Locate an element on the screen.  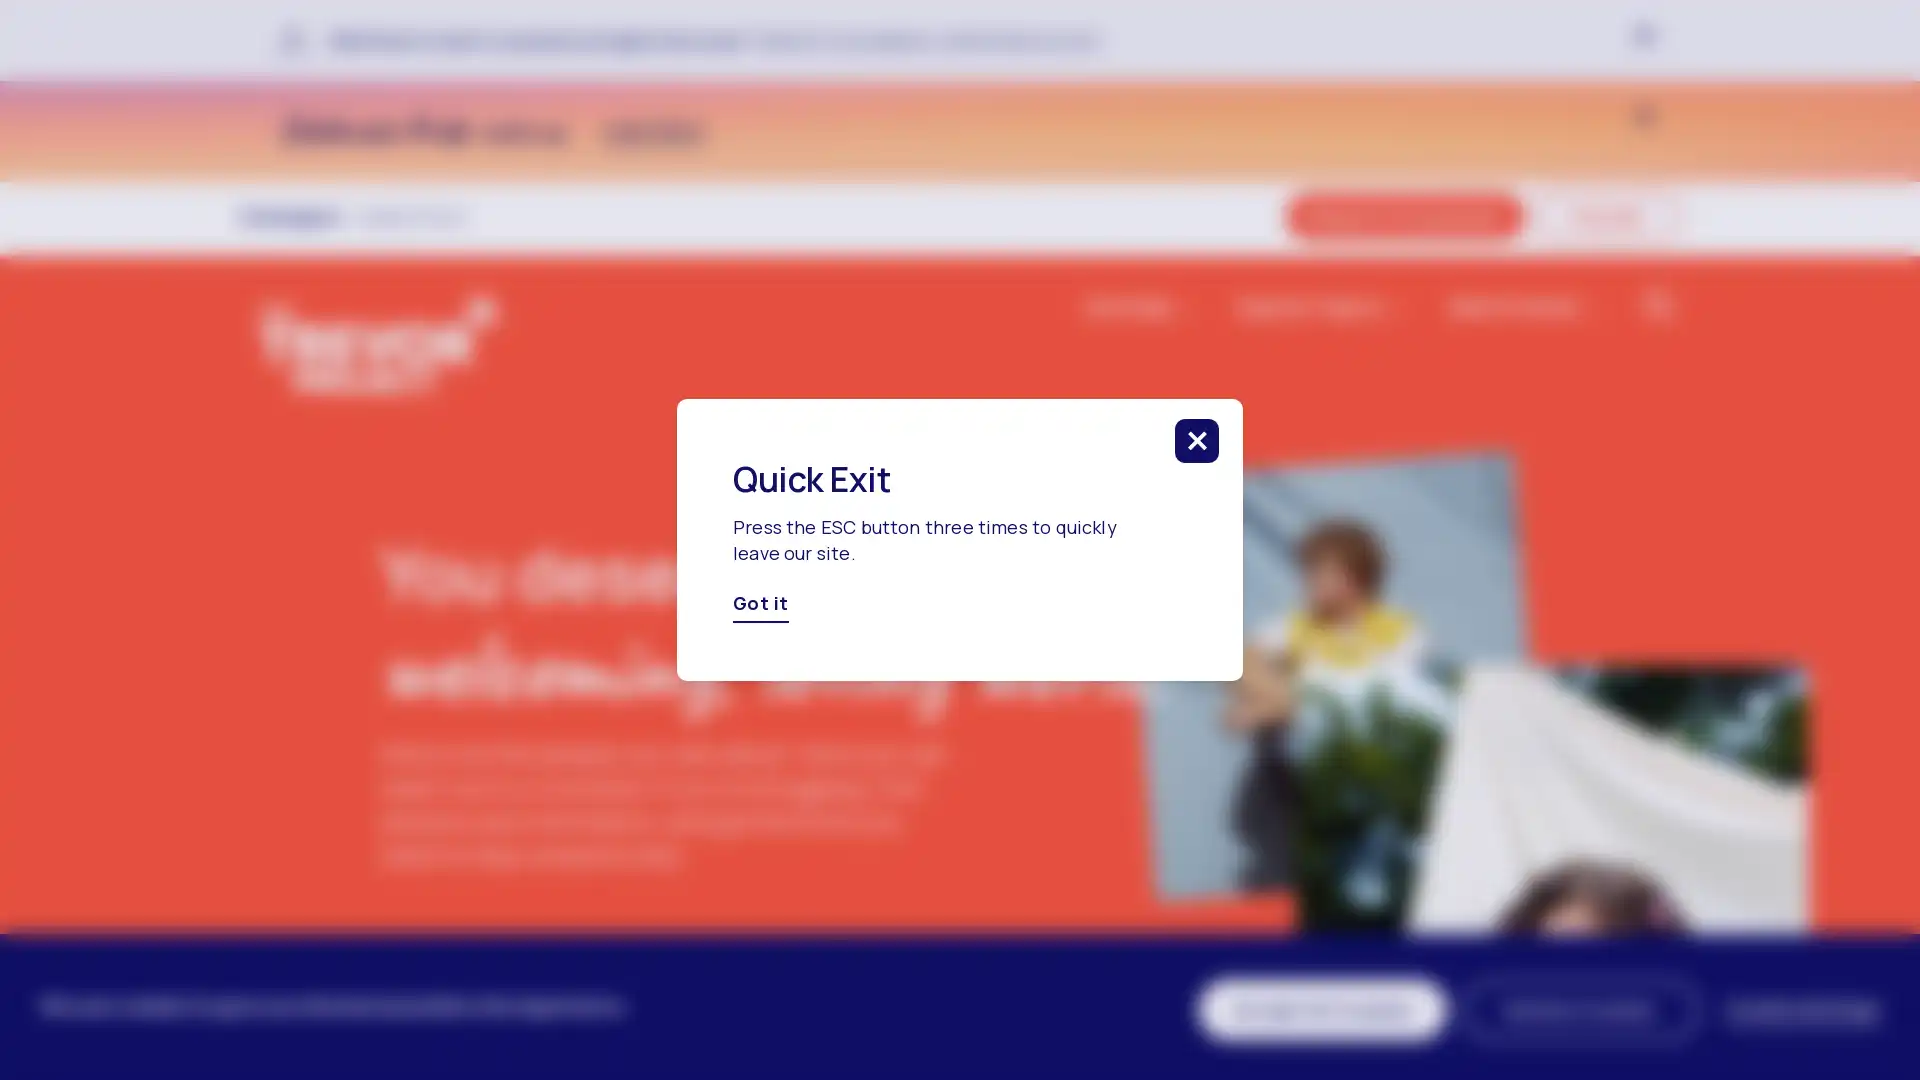
Cookie Settings is located at coordinates (1802, 1010).